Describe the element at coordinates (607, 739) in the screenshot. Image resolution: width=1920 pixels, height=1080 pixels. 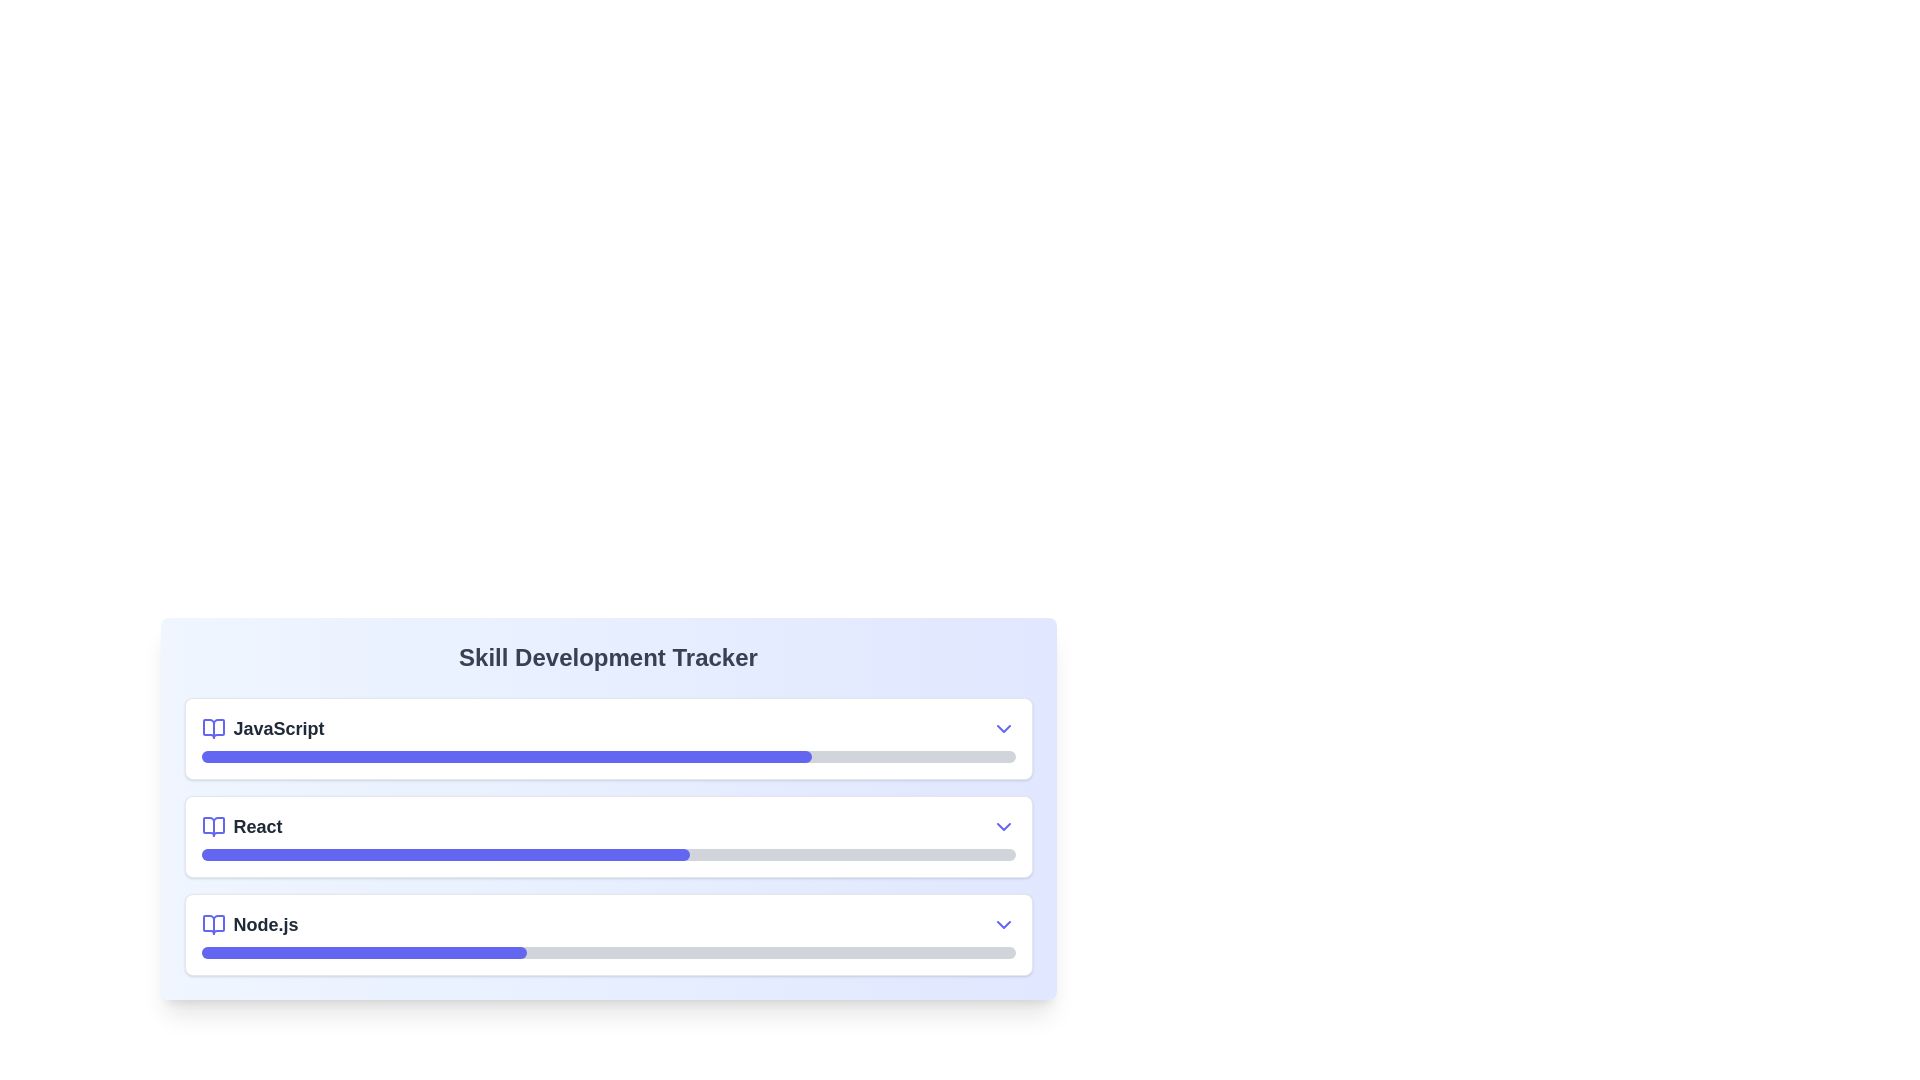
I see `the dropdown arrow or progress bar of the 'JavaScript' skill progress tracker item, which is the first entry under 'Skill Development Tracker'` at that location.